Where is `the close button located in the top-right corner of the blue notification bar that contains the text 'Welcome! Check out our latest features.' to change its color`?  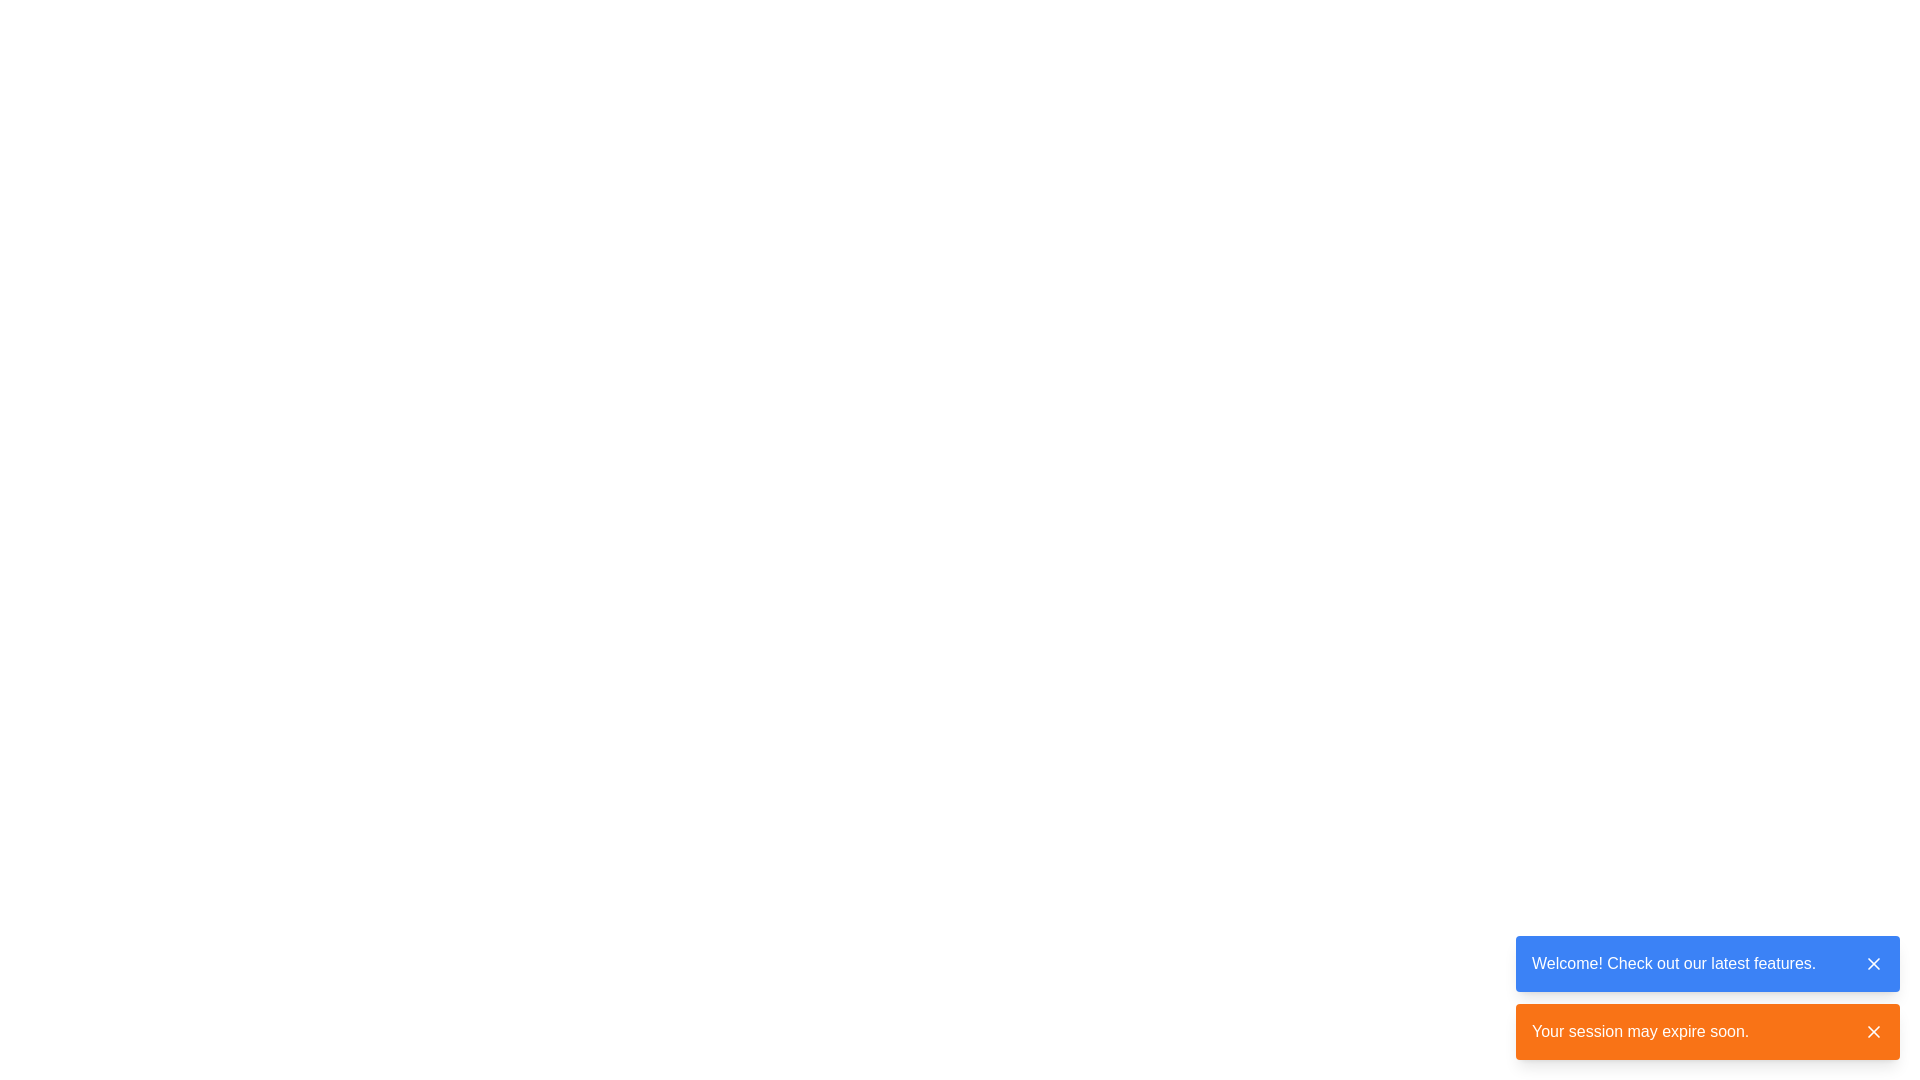 the close button located in the top-right corner of the blue notification bar that contains the text 'Welcome! Check out our latest features.' to change its color is located at coordinates (1872, 963).